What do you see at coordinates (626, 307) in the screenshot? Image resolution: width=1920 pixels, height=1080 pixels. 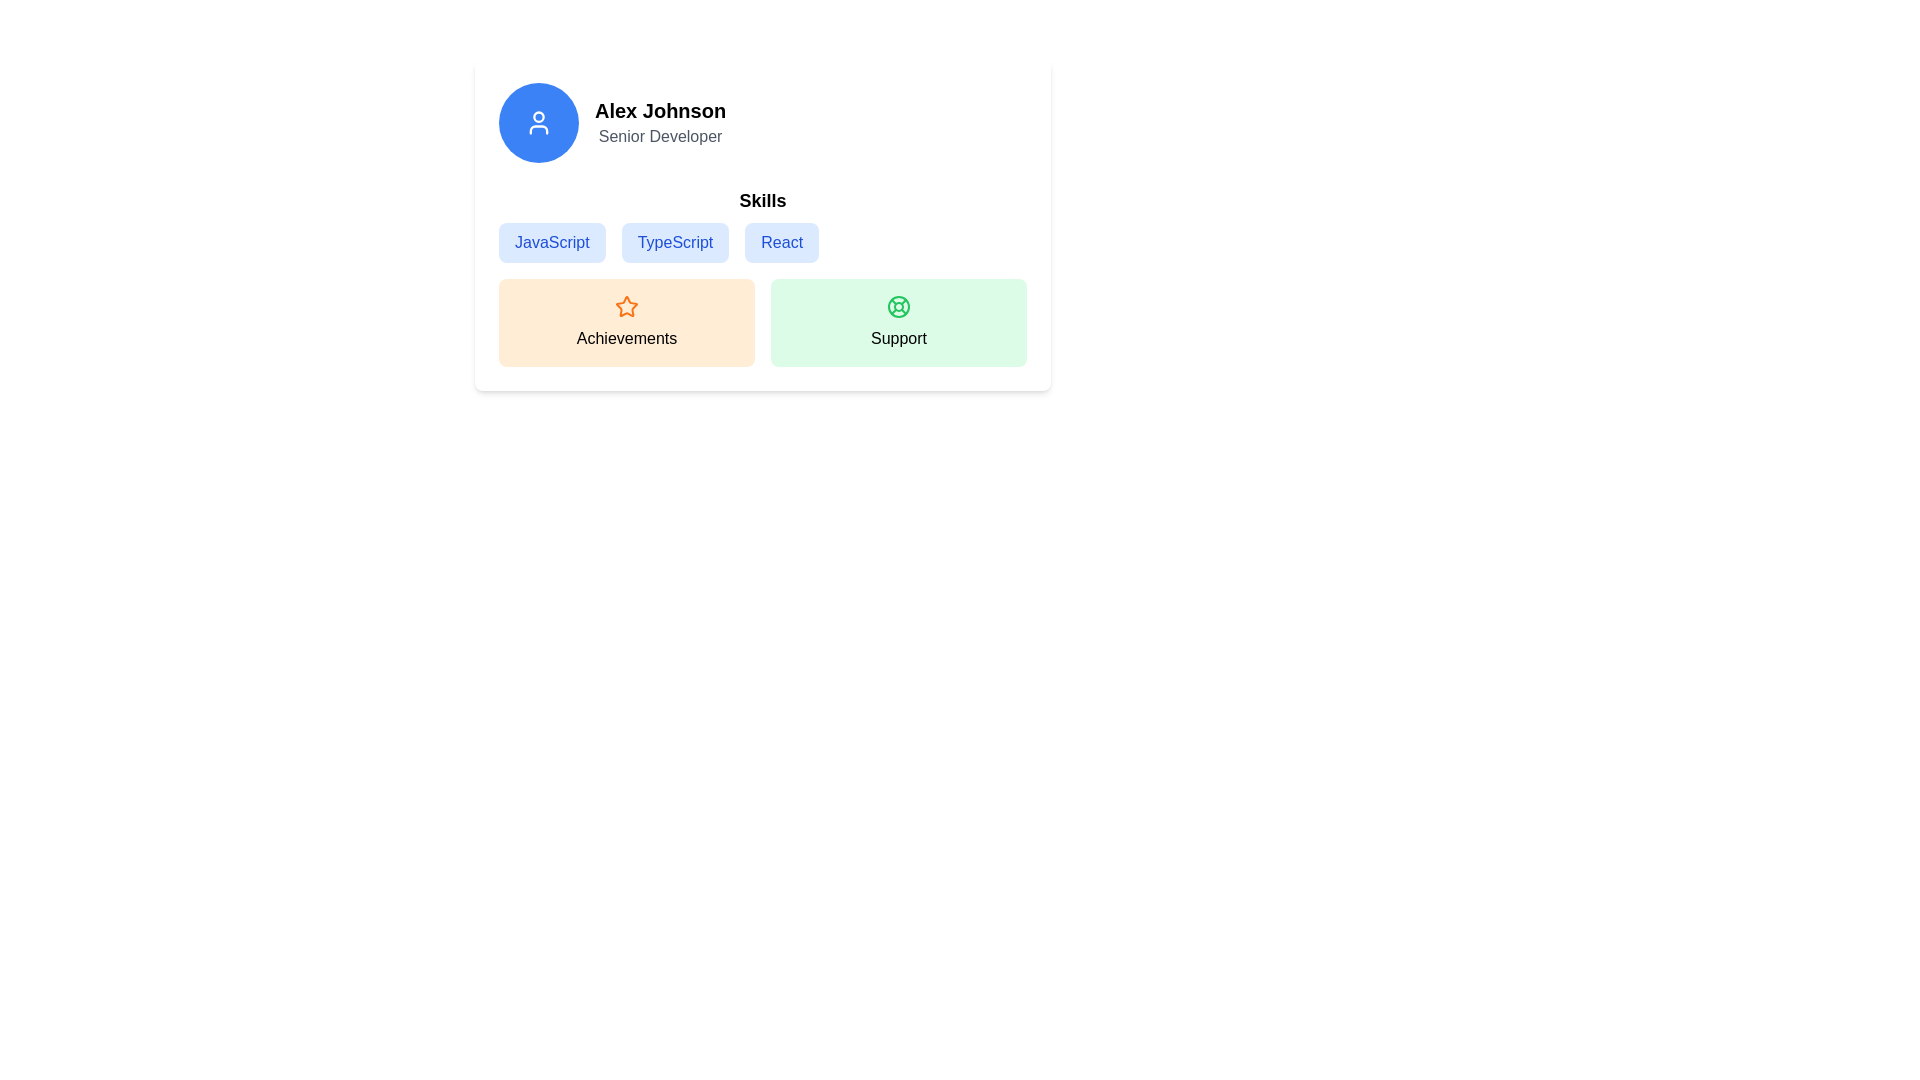 I see `the achievement icon located in the 'Achievements' section, which is the only icon on the left side of the horizontal row containing 'Achievements' and 'Support'` at bounding box center [626, 307].